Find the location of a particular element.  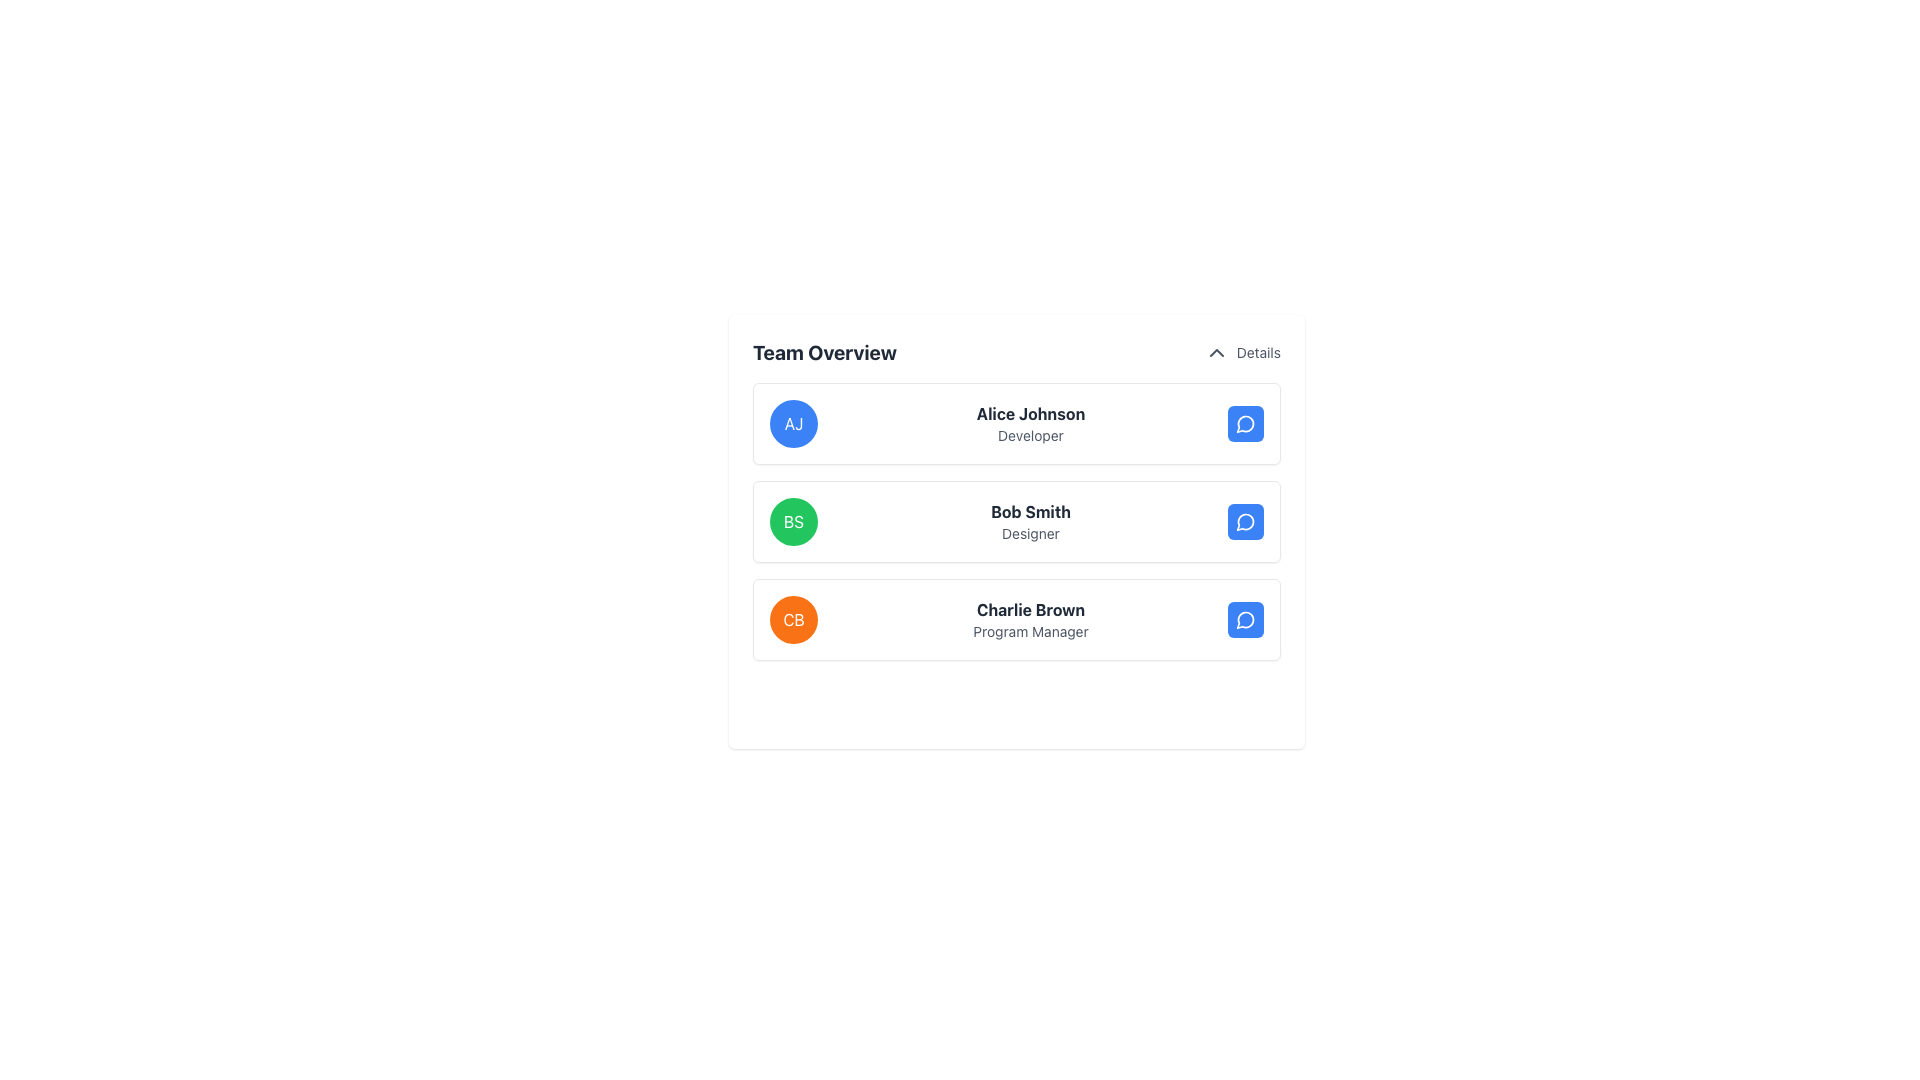

the text label displaying 'Developer', which is positioned directly below the bold name 'Alice Johnson' in a vertical list of team members is located at coordinates (1031, 434).